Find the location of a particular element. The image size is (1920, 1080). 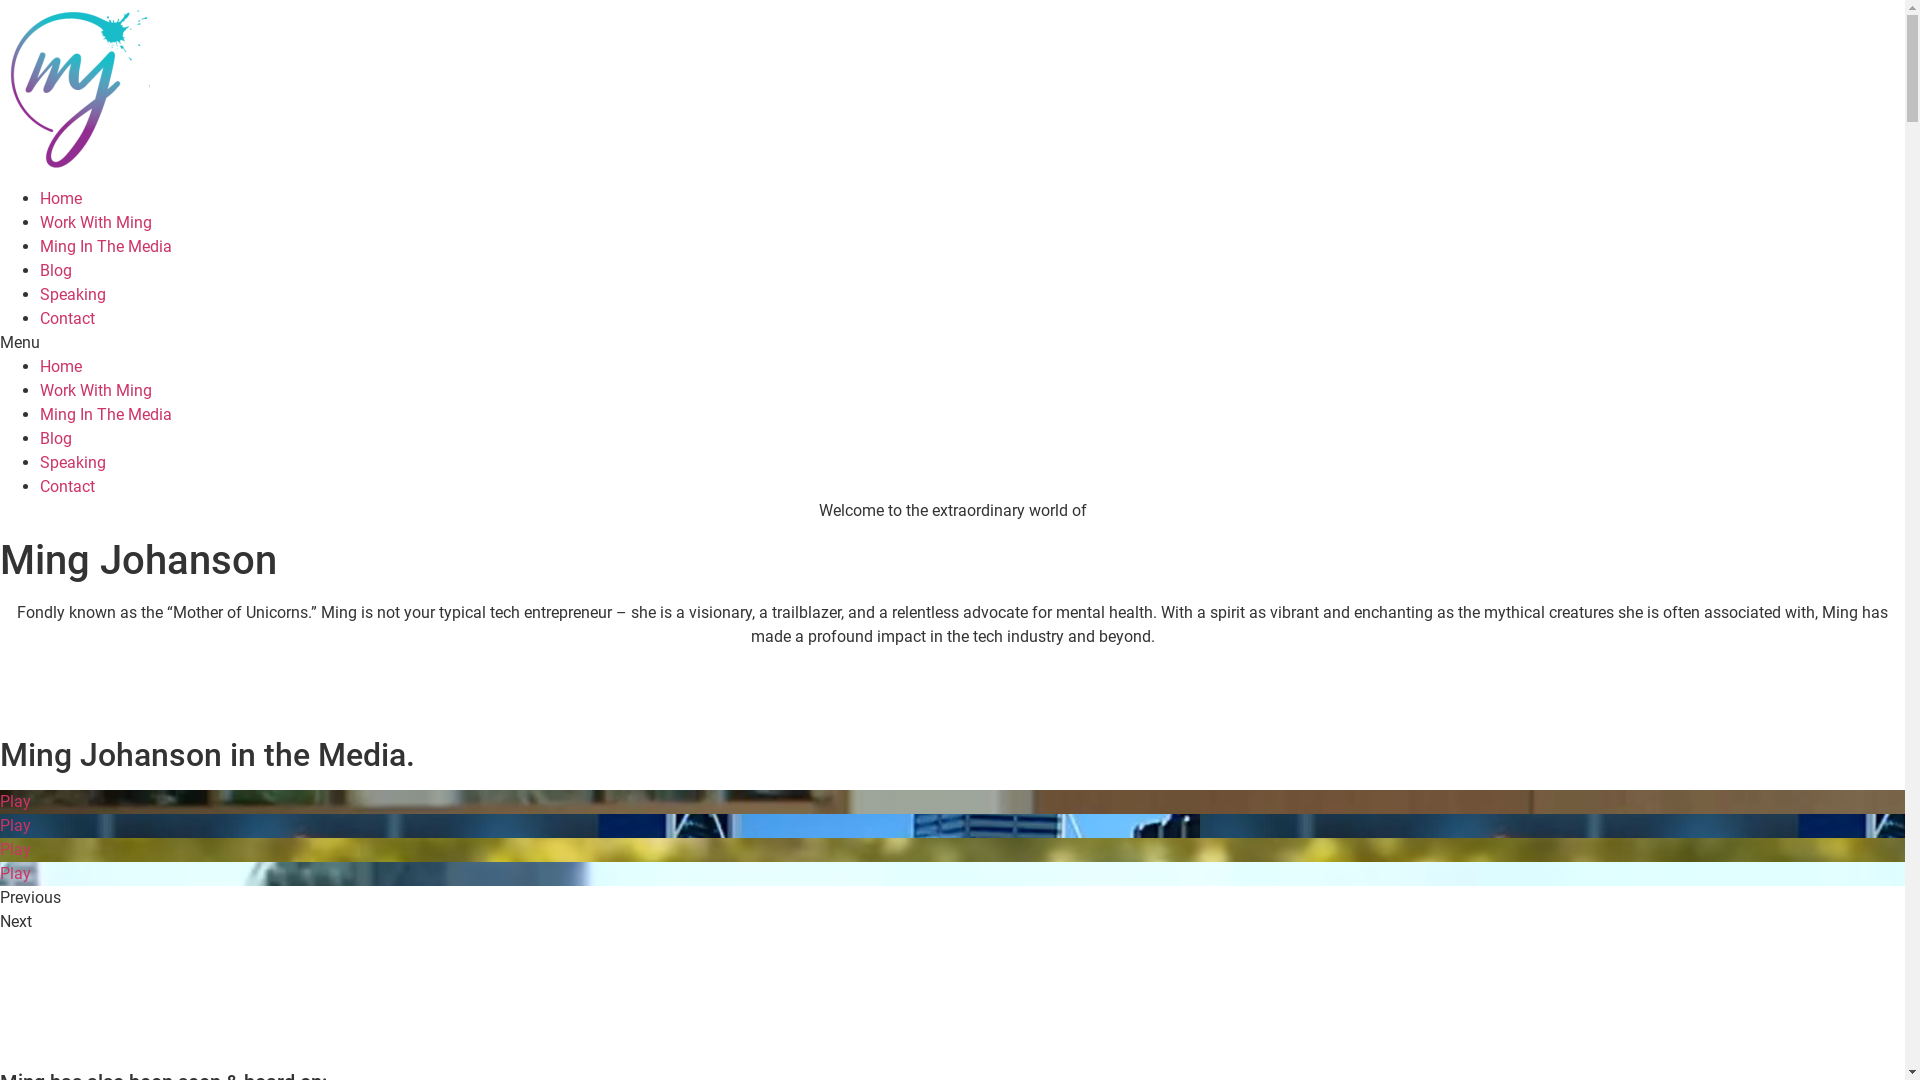

'MJ HORIZ Colour Light Bkgnd CMYK' is located at coordinates (0, 88).